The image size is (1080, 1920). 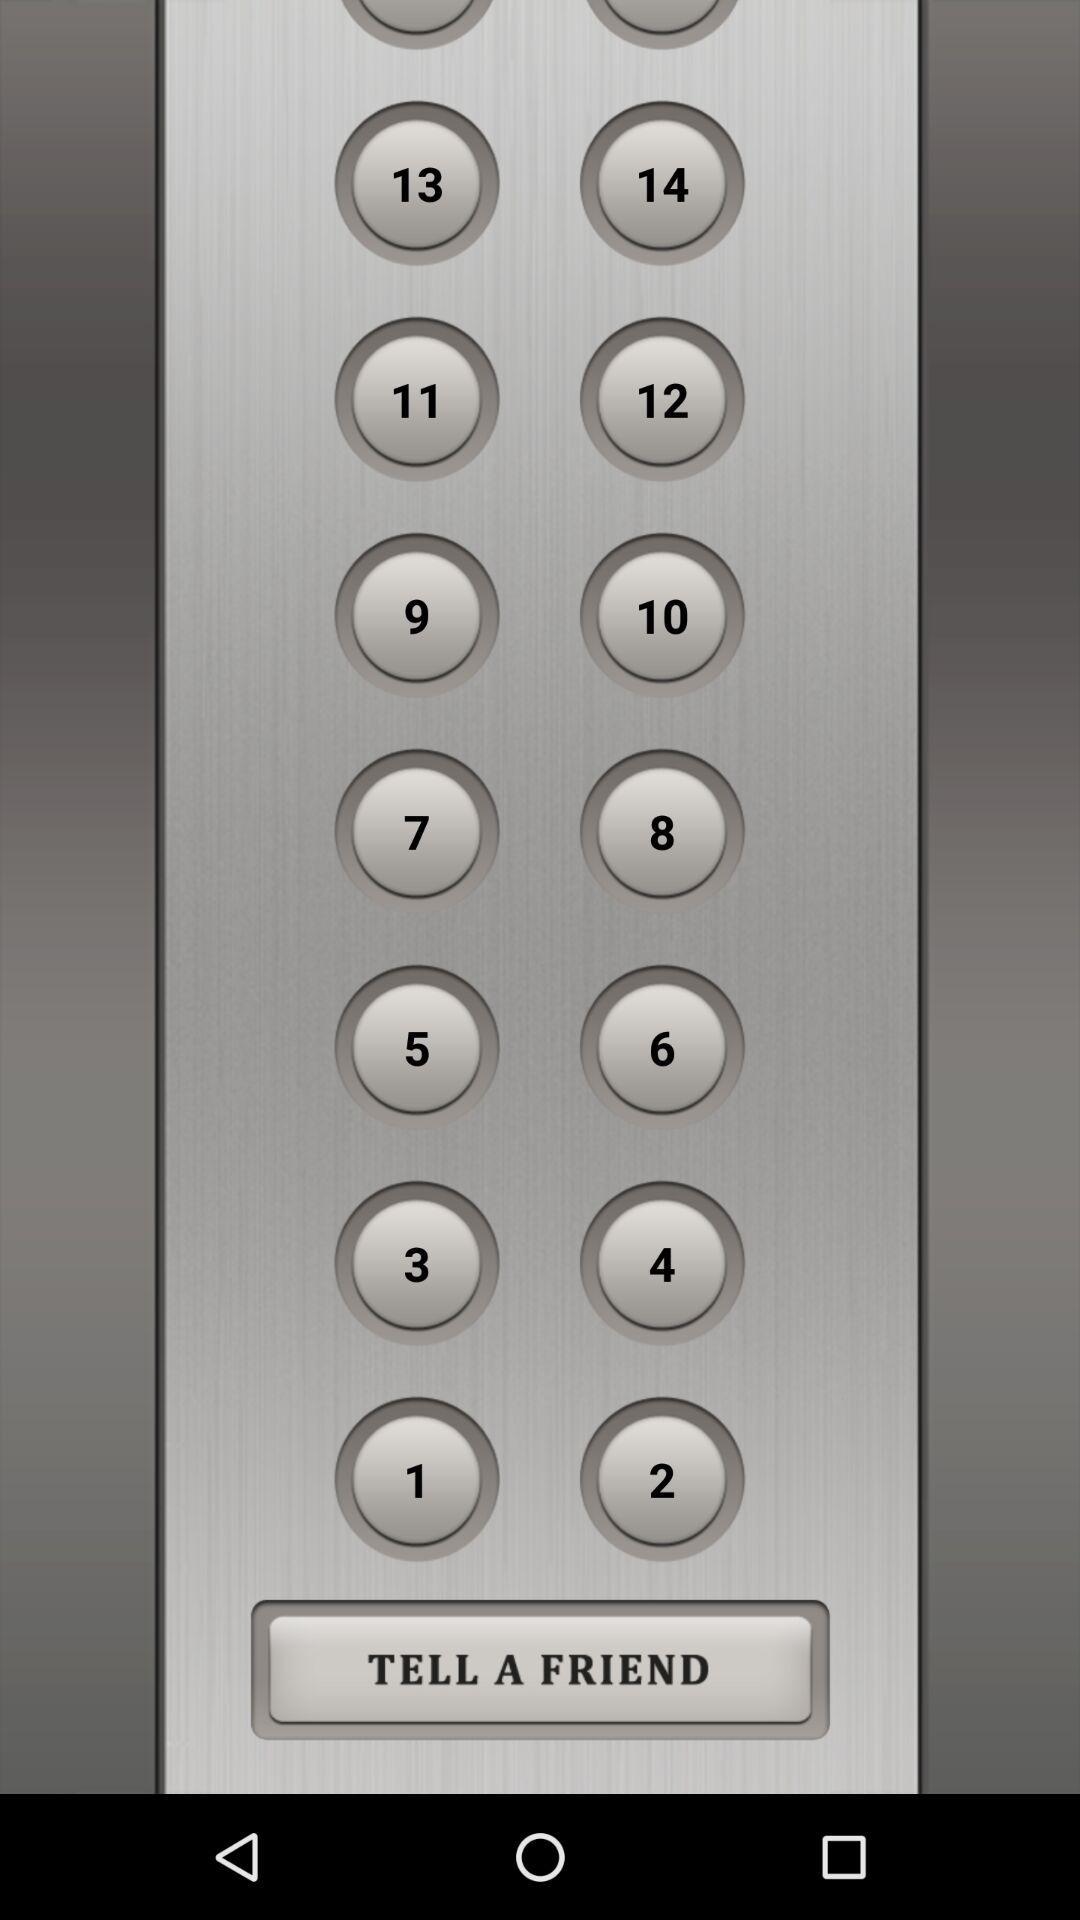 What do you see at coordinates (416, 1262) in the screenshot?
I see `3 icon` at bounding box center [416, 1262].